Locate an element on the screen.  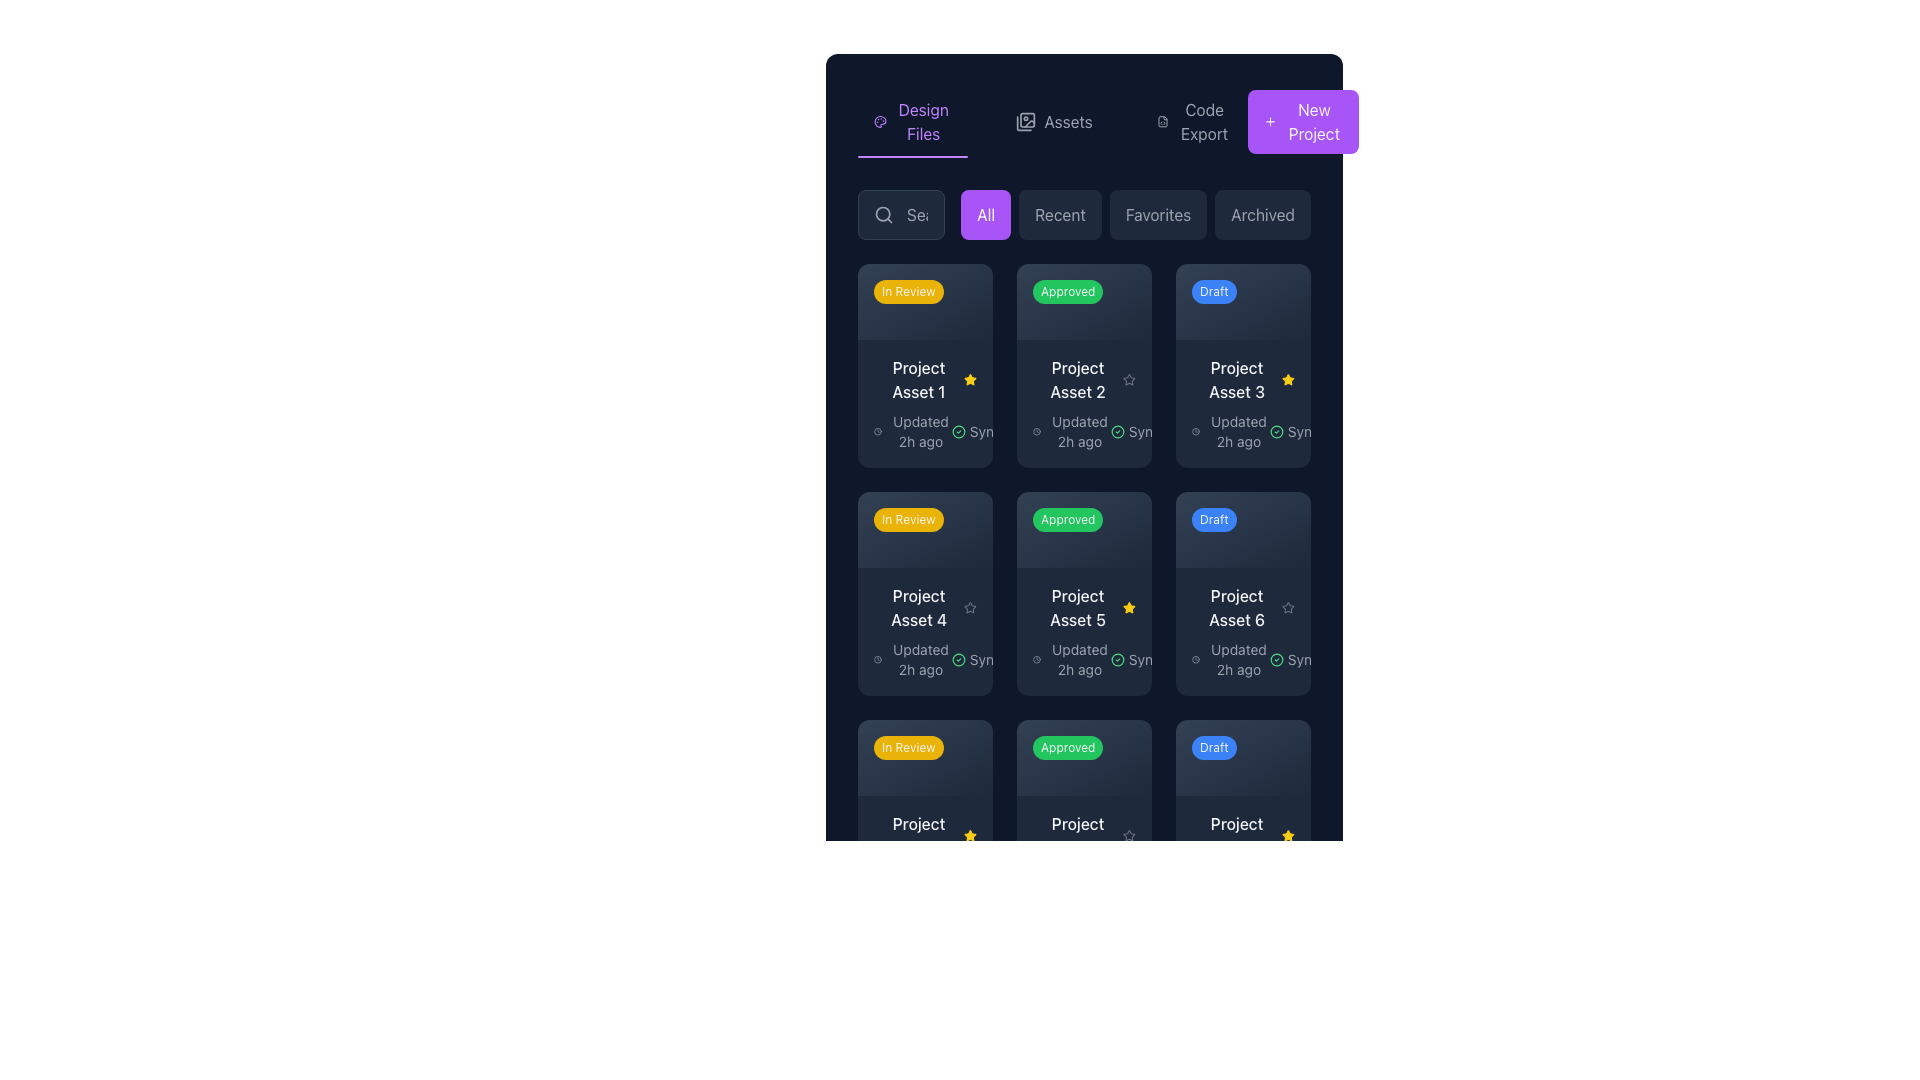
the circular clock icon located to the left of the text 'Updated 2h ago' is located at coordinates (1037, 659).